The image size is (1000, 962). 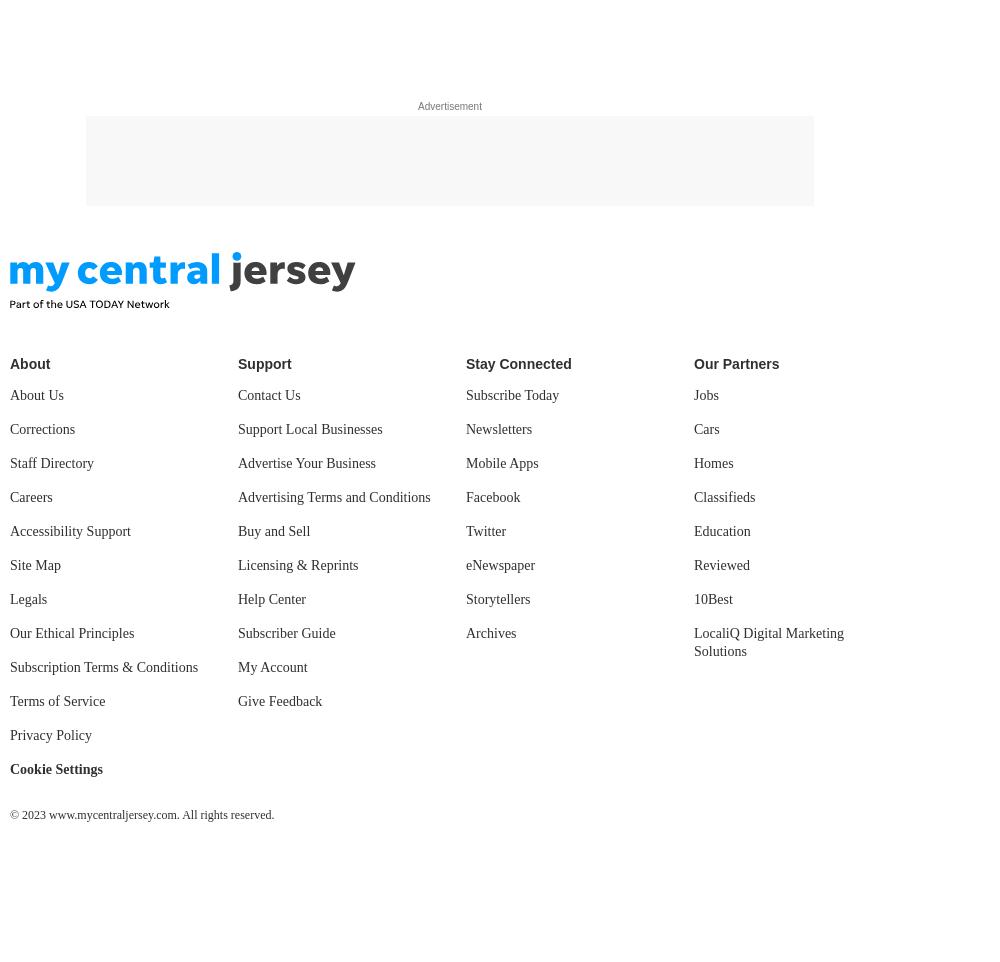 What do you see at coordinates (51, 735) in the screenshot?
I see `'Privacy Policy'` at bounding box center [51, 735].